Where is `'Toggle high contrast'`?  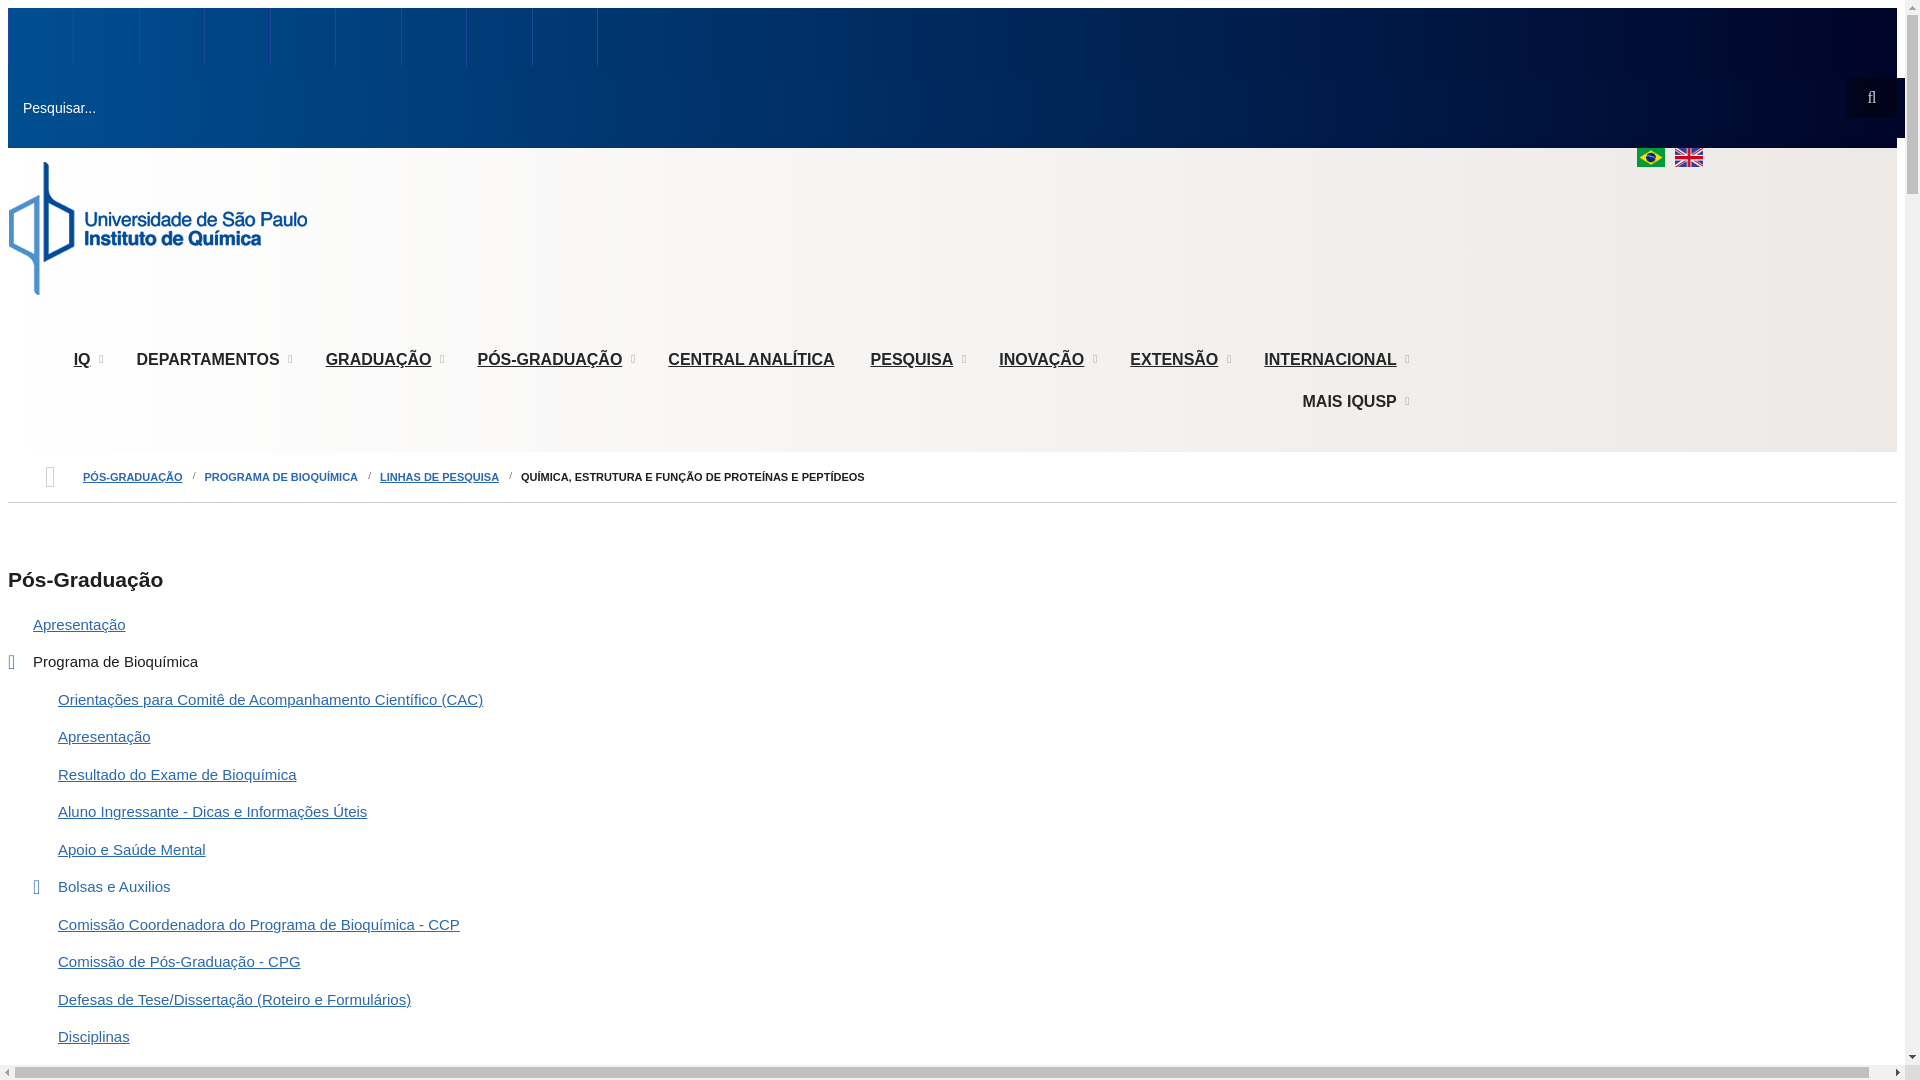 'Toggle high contrast' is located at coordinates (75, 8).